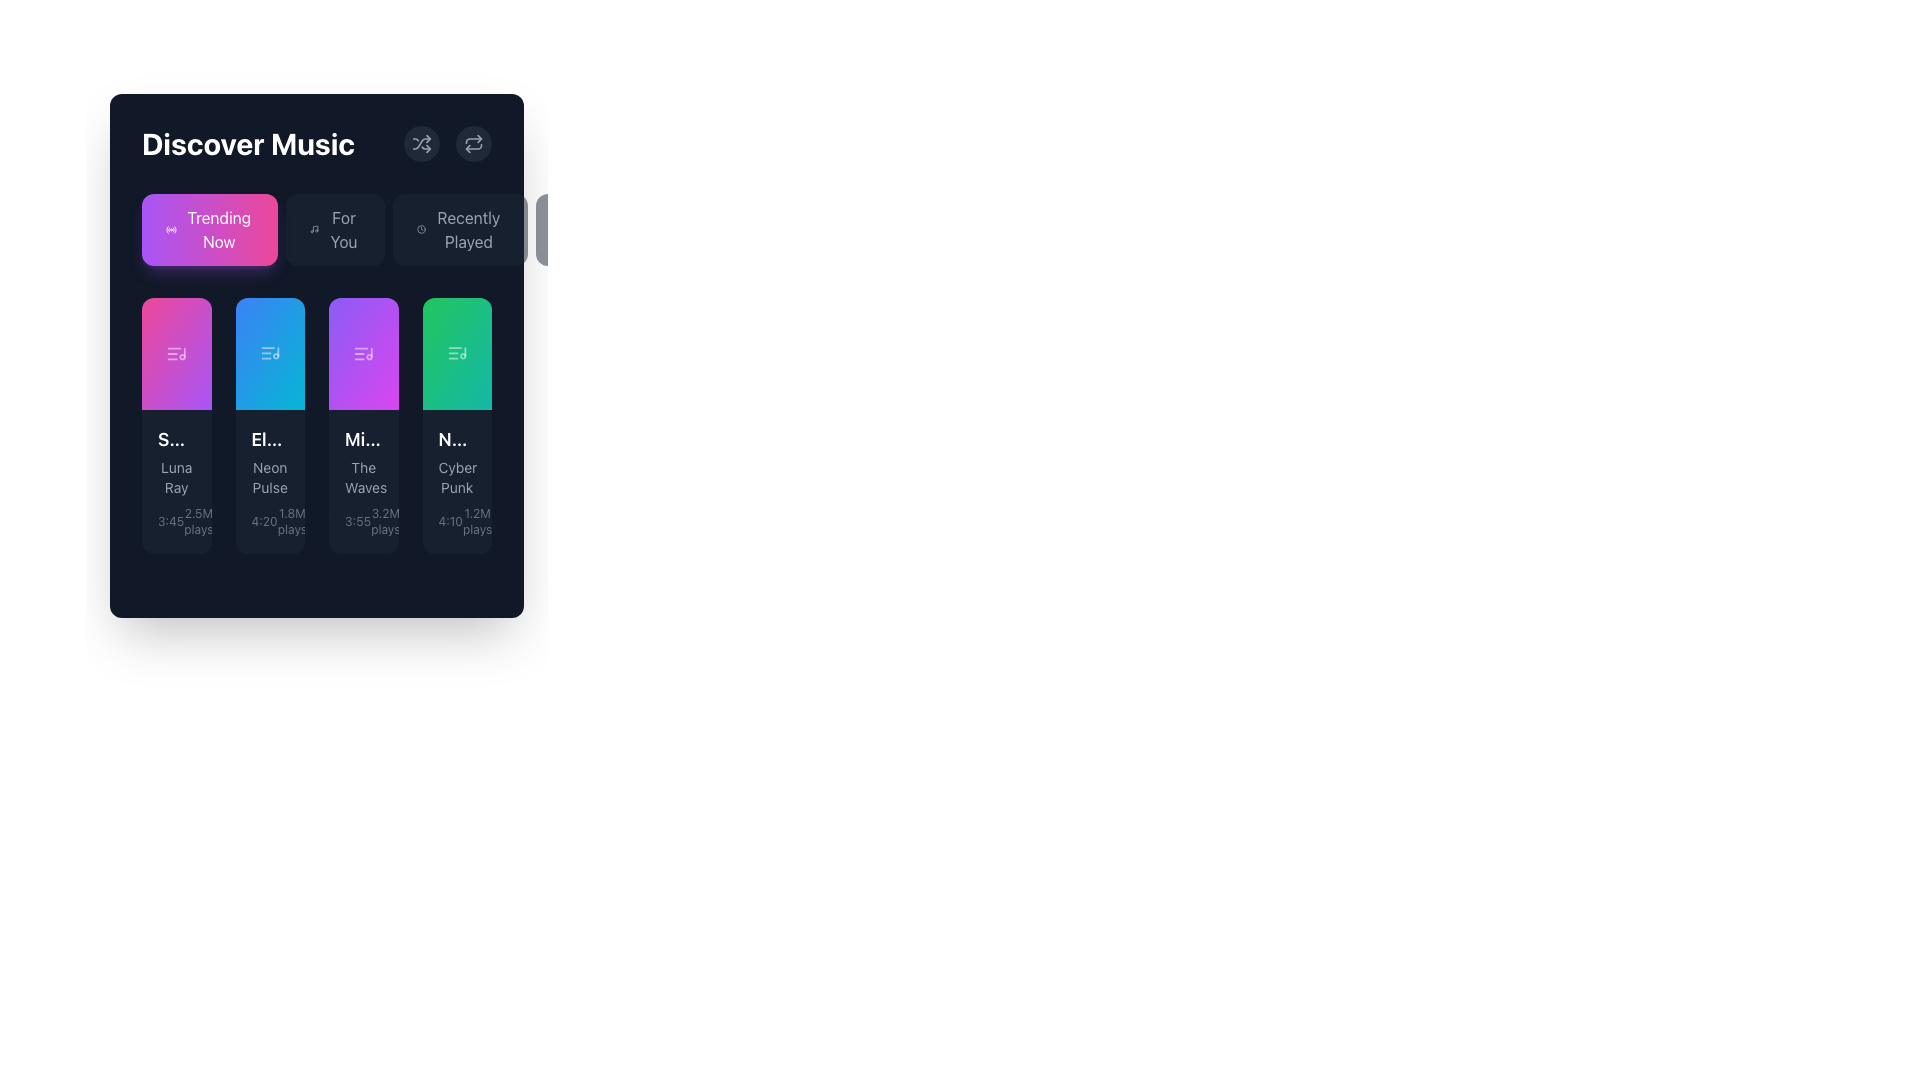 The image size is (1920, 1080). What do you see at coordinates (291, 520) in the screenshot?
I see `the plays label indicating the popularity of the track 'Neon Pulse', located below its card in the grid layout` at bounding box center [291, 520].